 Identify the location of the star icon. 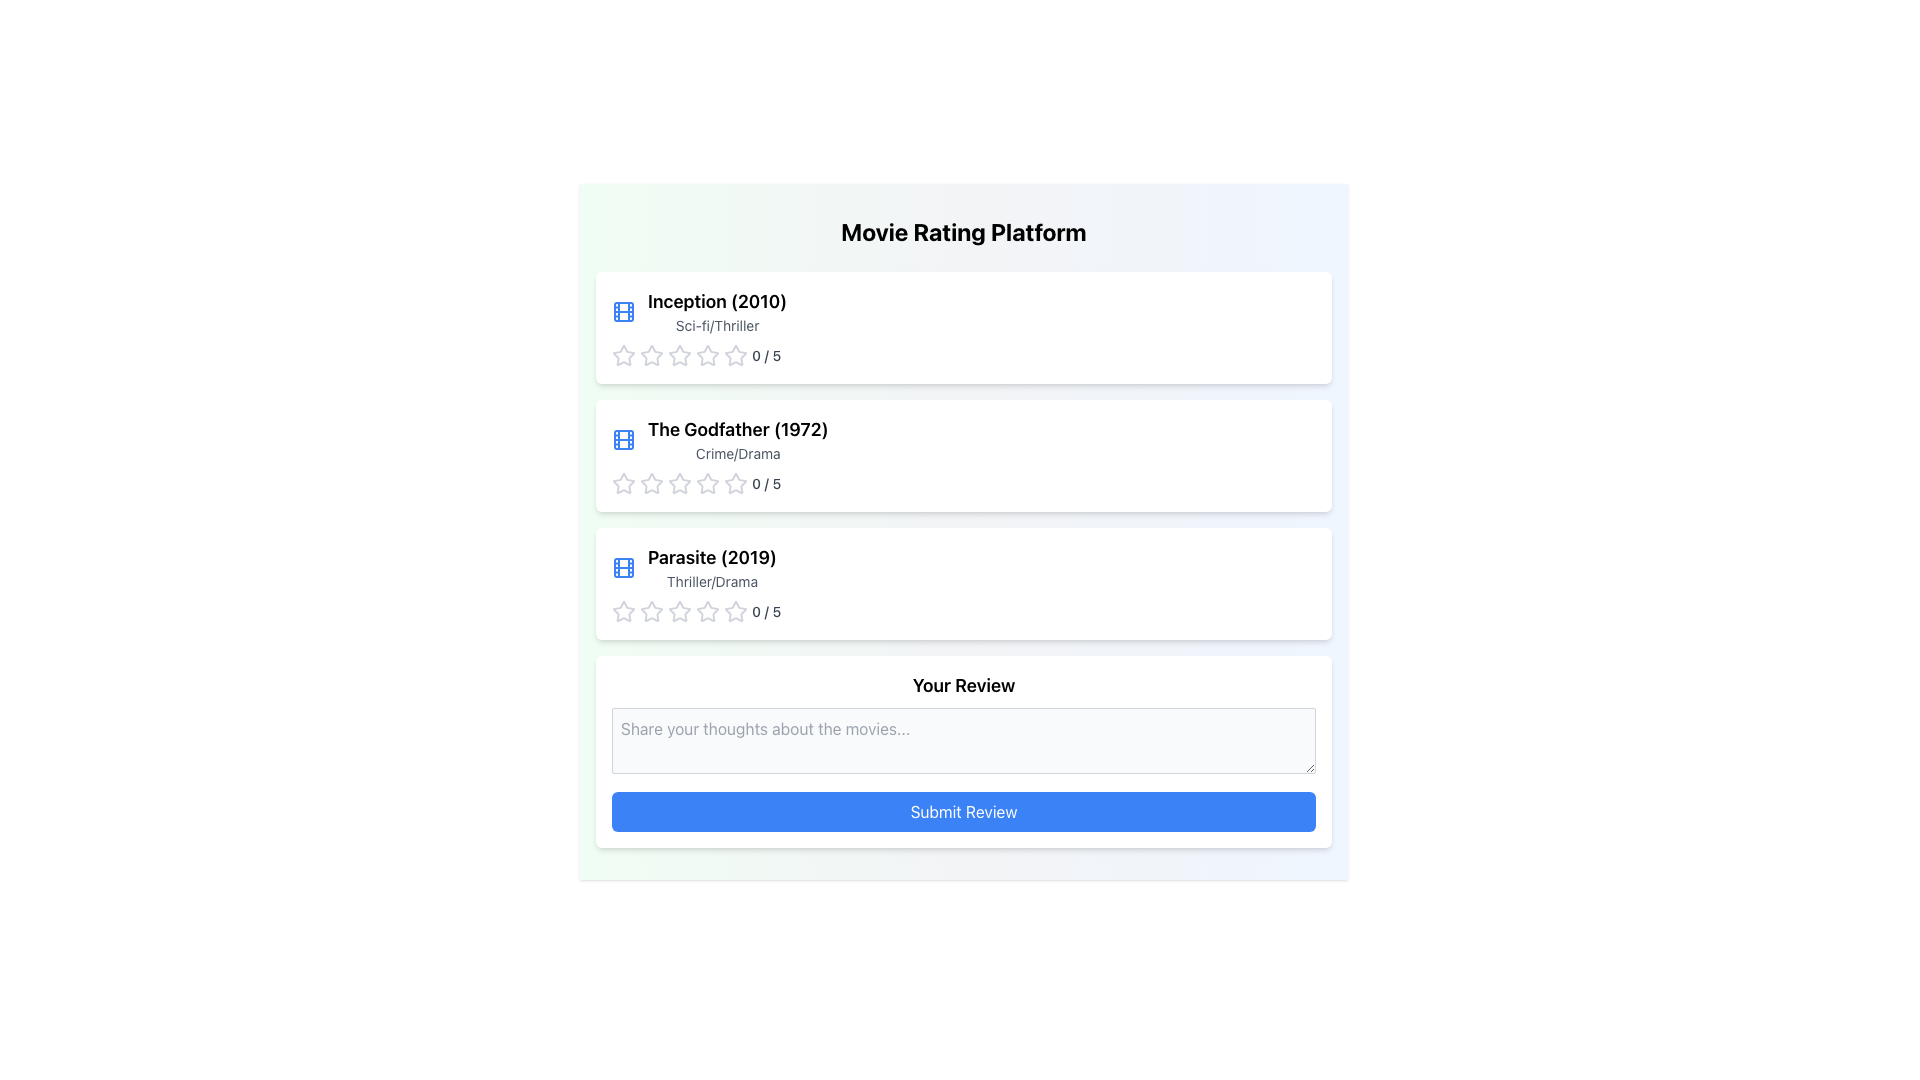
(652, 483).